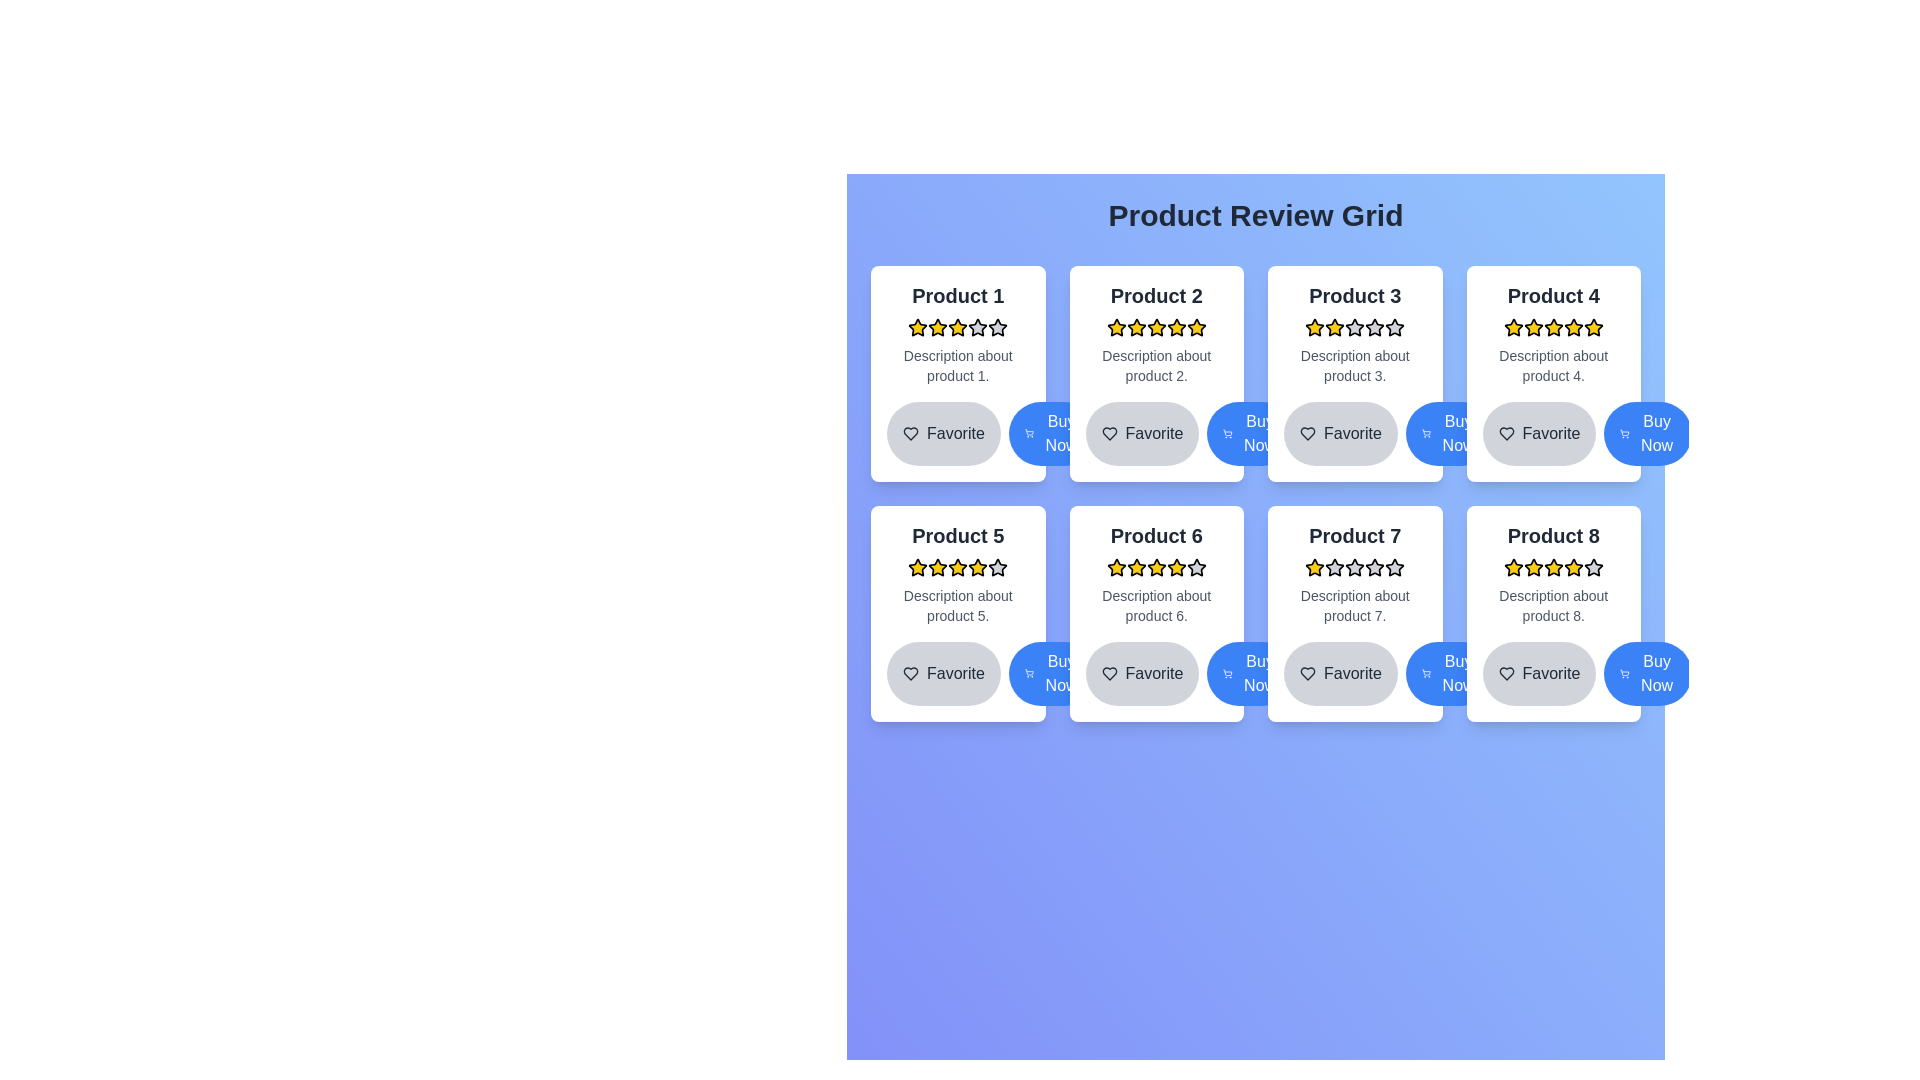 This screenshot has height=1080, width=1920. What do you see at coordinates (1552, 574) in the screenshot?
I see `the stars in the Product information card section titled 'Product 8' to interact with the rating system` at bounding box center [1552, 574].